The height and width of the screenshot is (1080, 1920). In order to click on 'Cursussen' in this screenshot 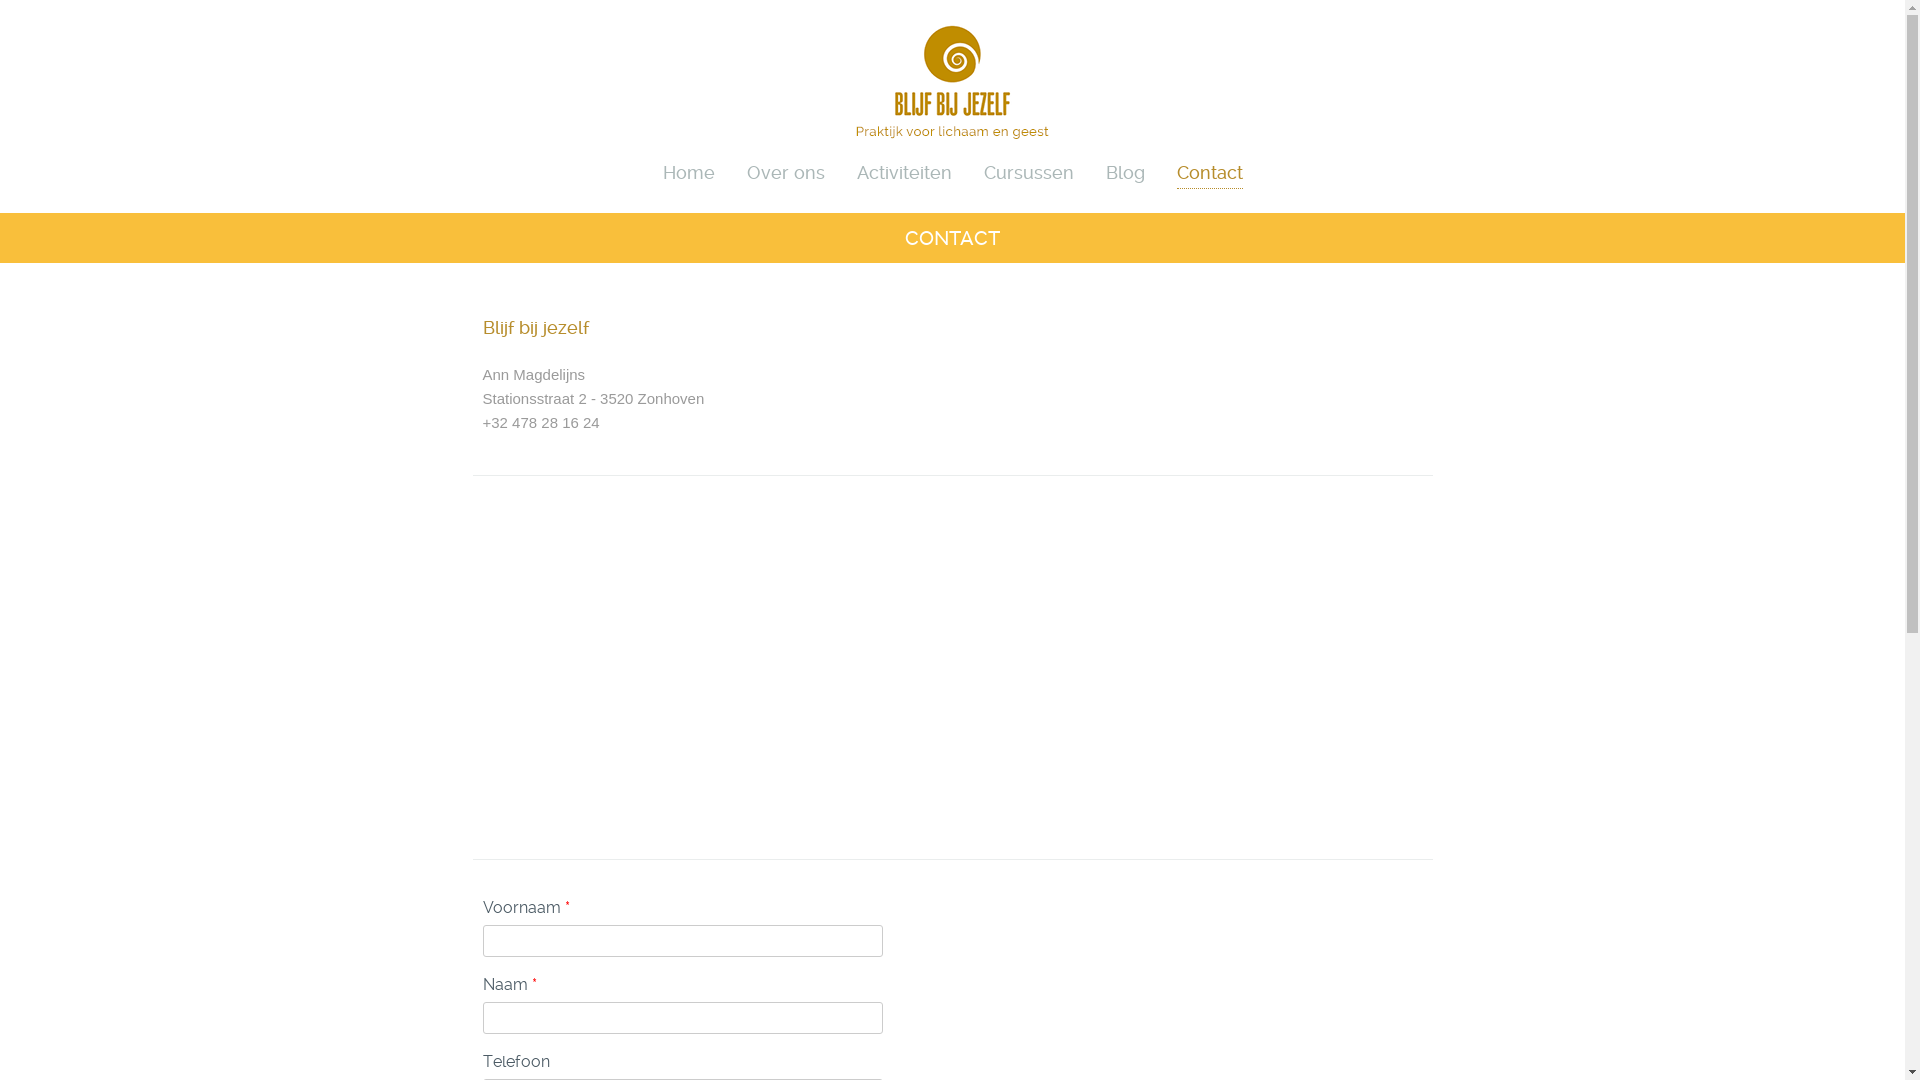, I will do `click(983, 169)`.